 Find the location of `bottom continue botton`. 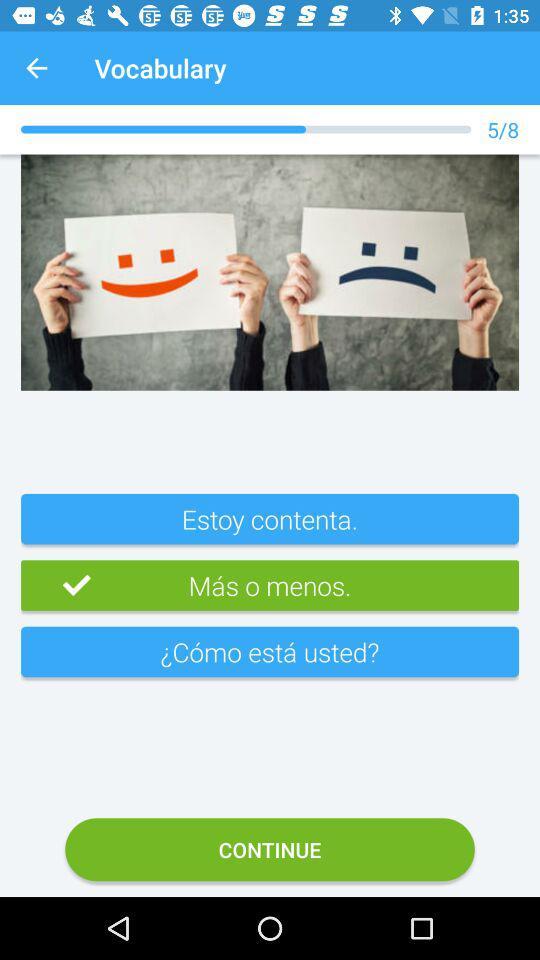

bottom continue botton is located at coordinates (270, 848).